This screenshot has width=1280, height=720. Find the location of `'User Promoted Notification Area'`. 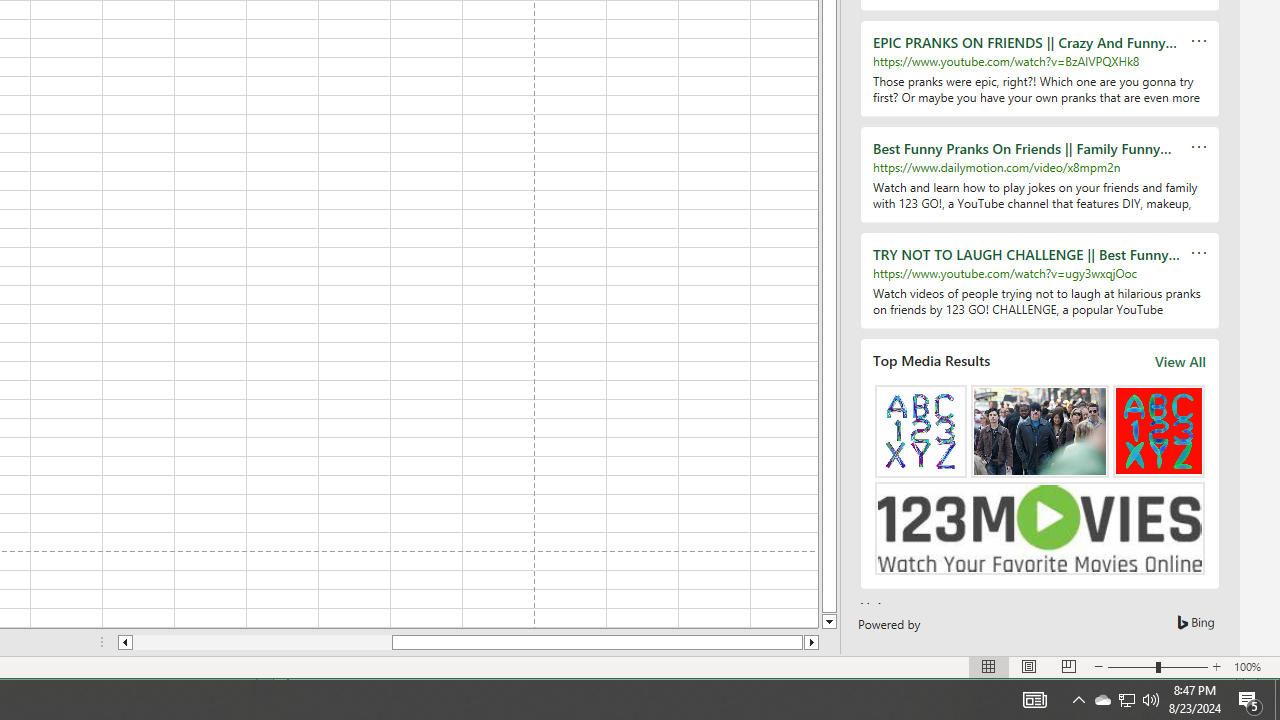

'User Promoted Notification Area' is located at coordinates (1078, 698).